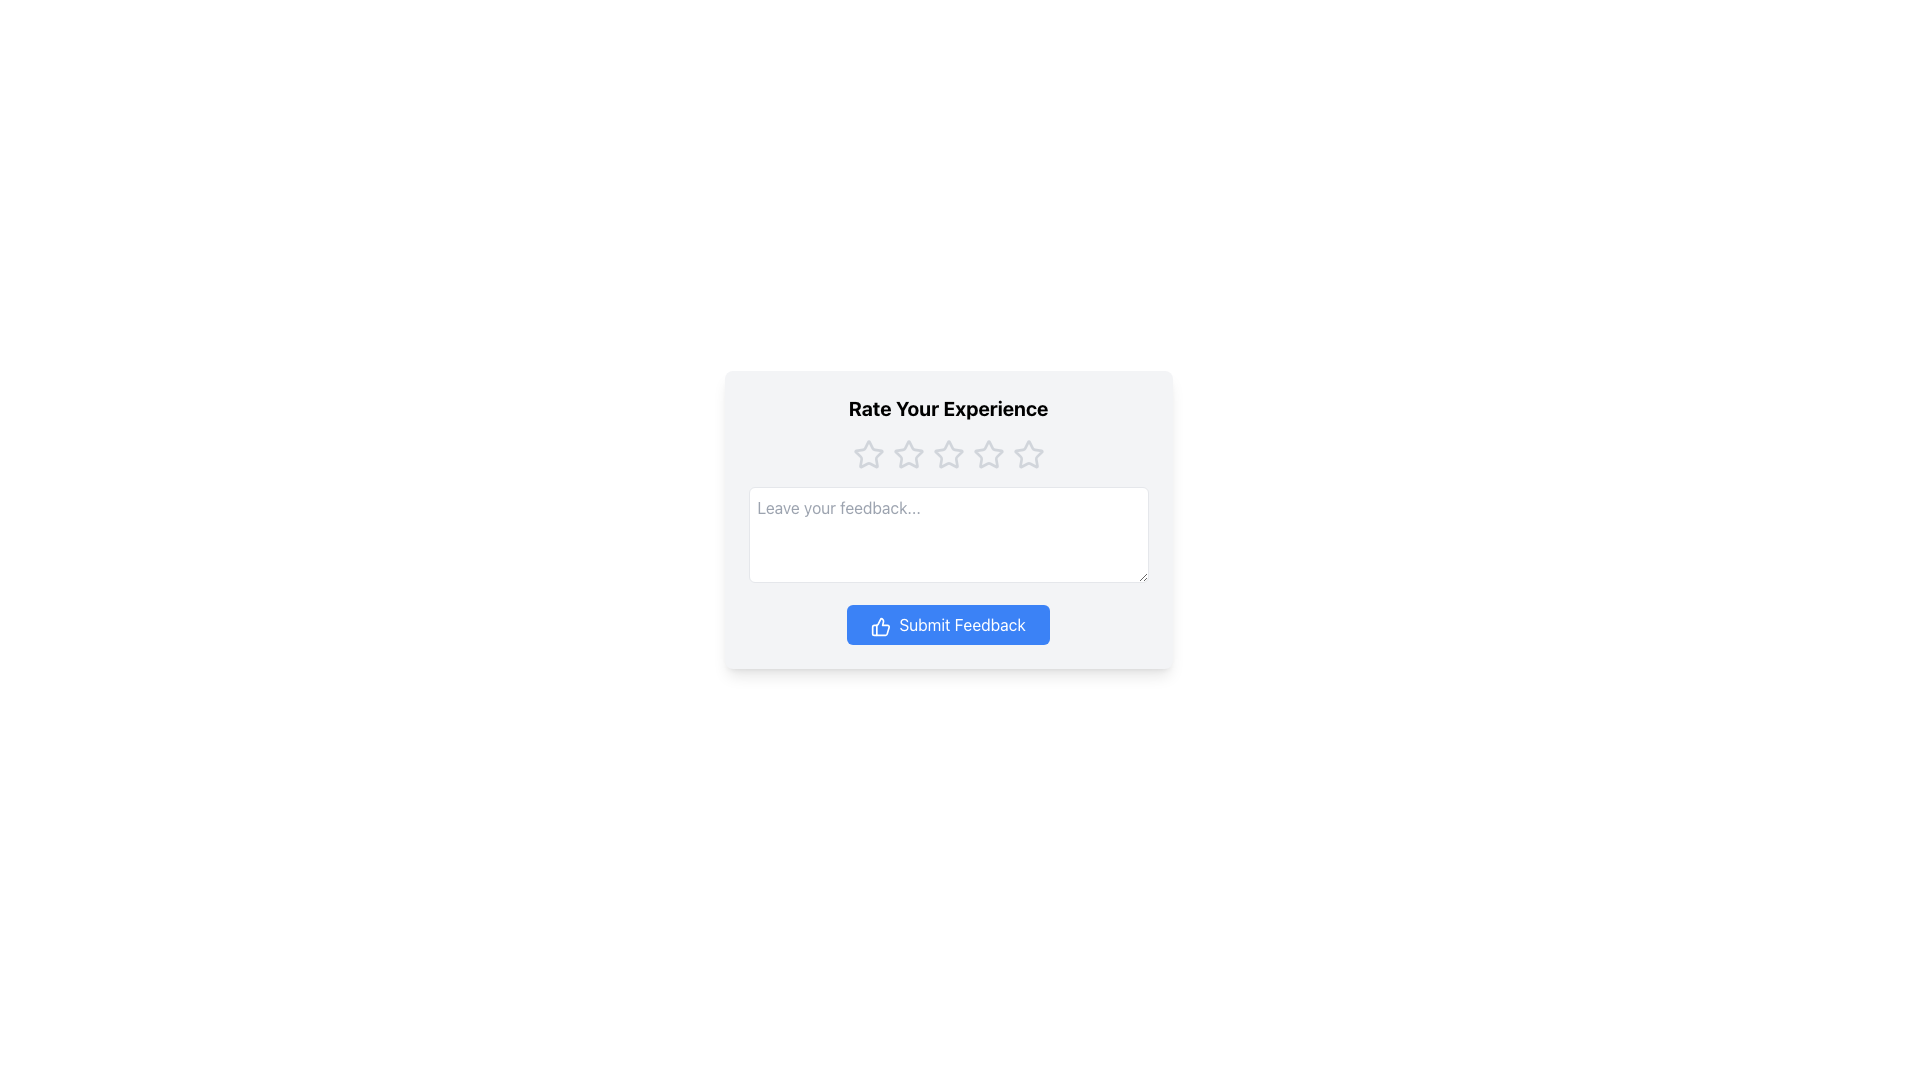 The height and width of the screenshot is (1080, 1920). Describe the element at coordinates (947, 623) in the screenshot. I see `the 'Submit Feedback' button with a blue background and white text` at that location.